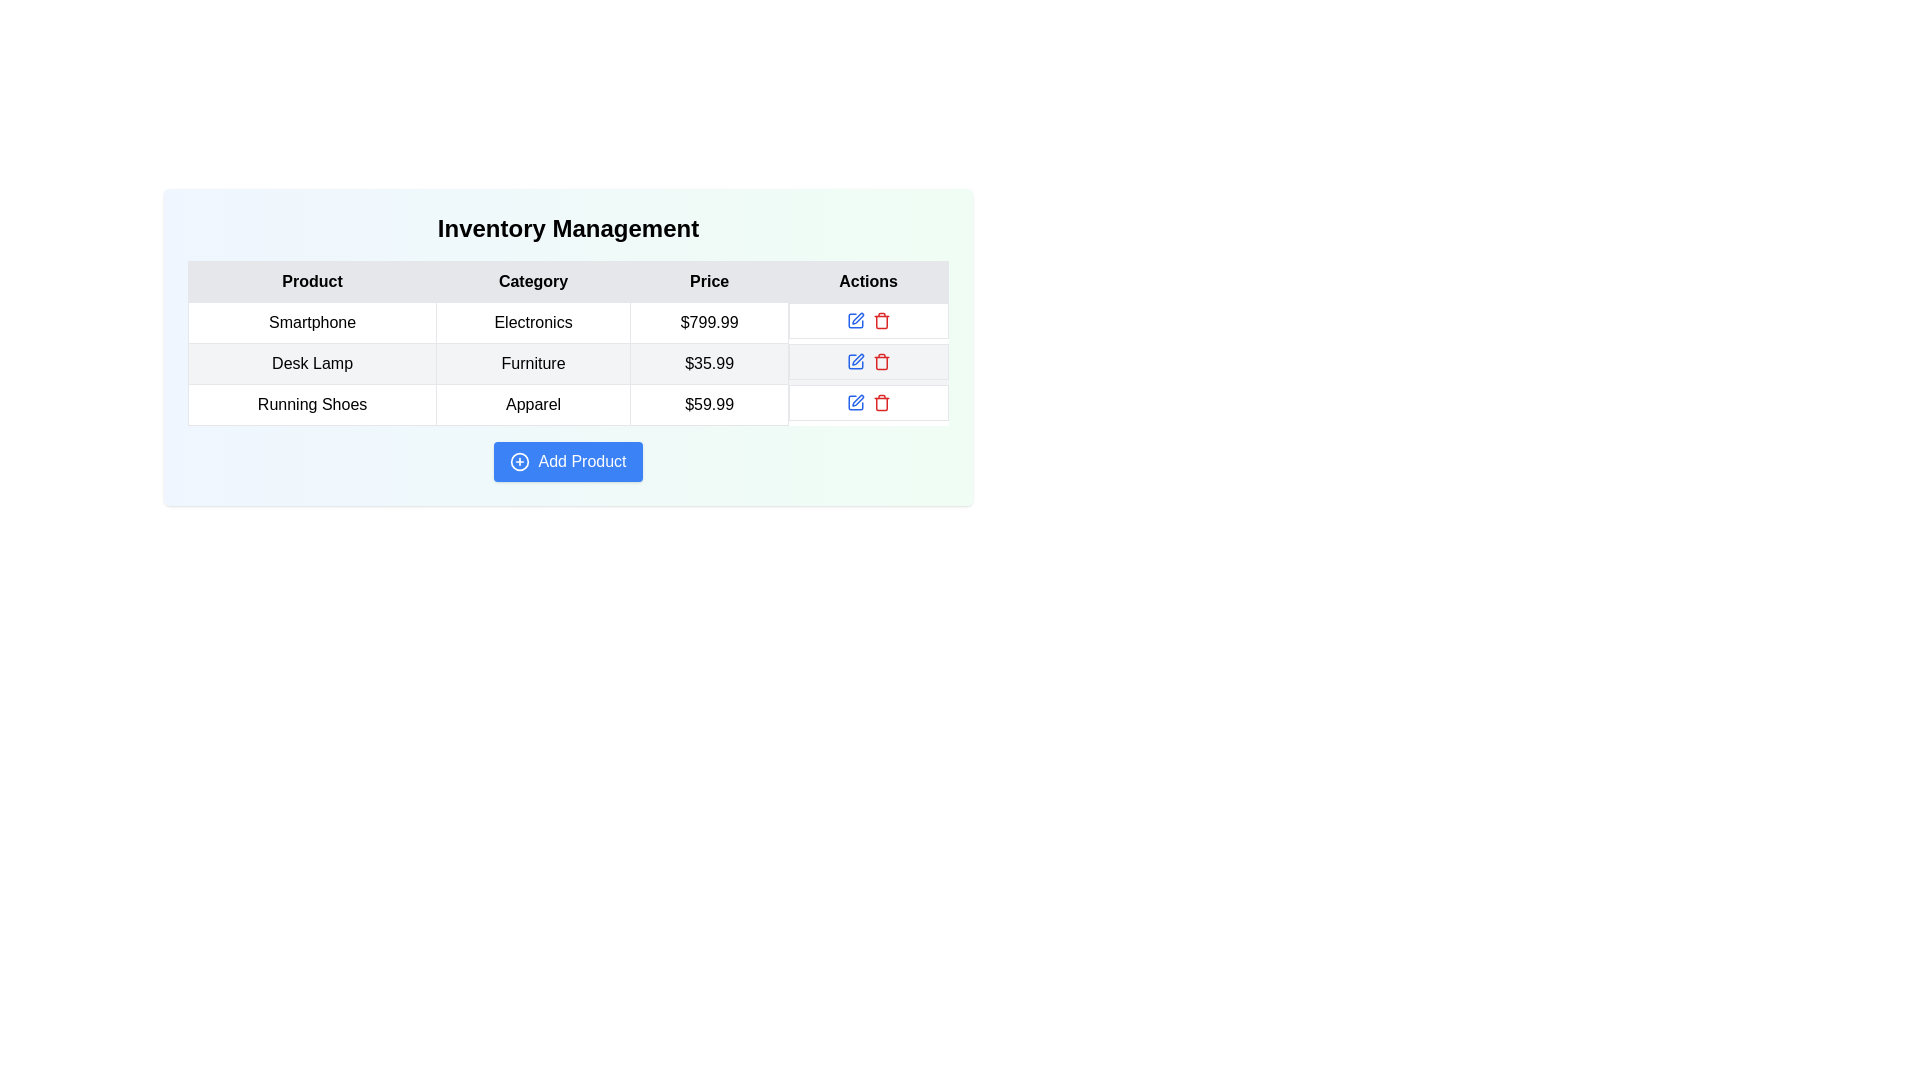 The image size is (1920, 1080). I want to click on the static table cell displaying 'Apparel' in the 'Category' column of the third row under 'Inventory Management', so click(533, 405).